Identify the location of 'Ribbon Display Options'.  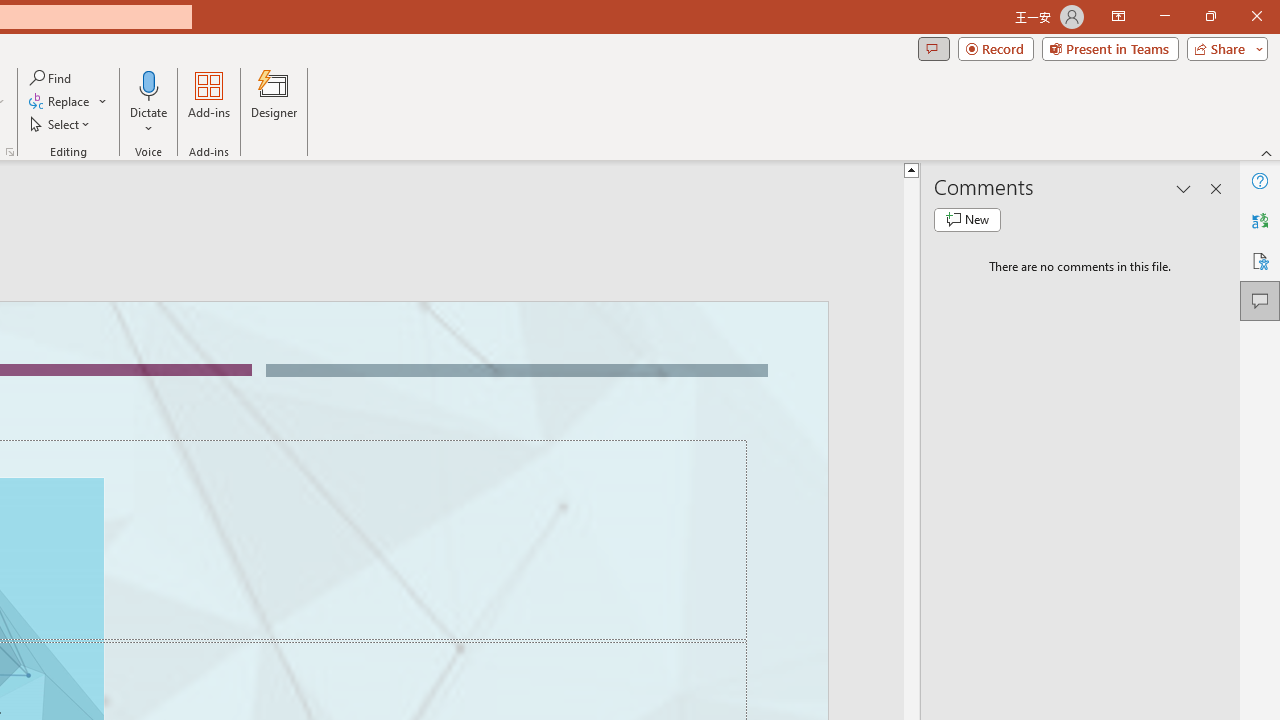
(1117, 16).